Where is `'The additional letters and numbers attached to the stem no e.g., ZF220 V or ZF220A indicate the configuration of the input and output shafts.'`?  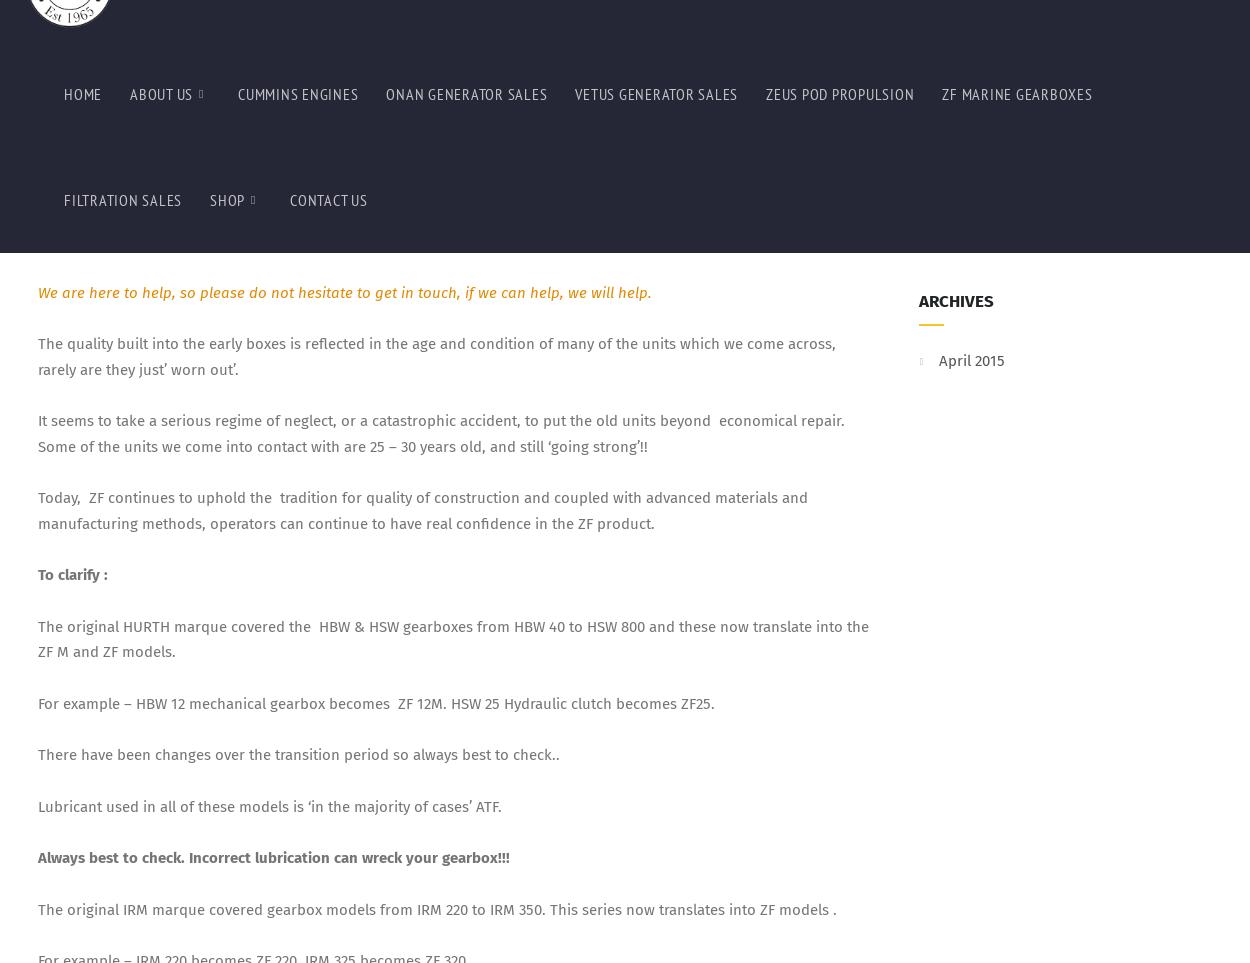 'The additional letters and numbers attached to the stem no e.g., ZF220 V or ZF220A indicate the configuration of the input and output shafts.' is located at coordinates (447, 135).